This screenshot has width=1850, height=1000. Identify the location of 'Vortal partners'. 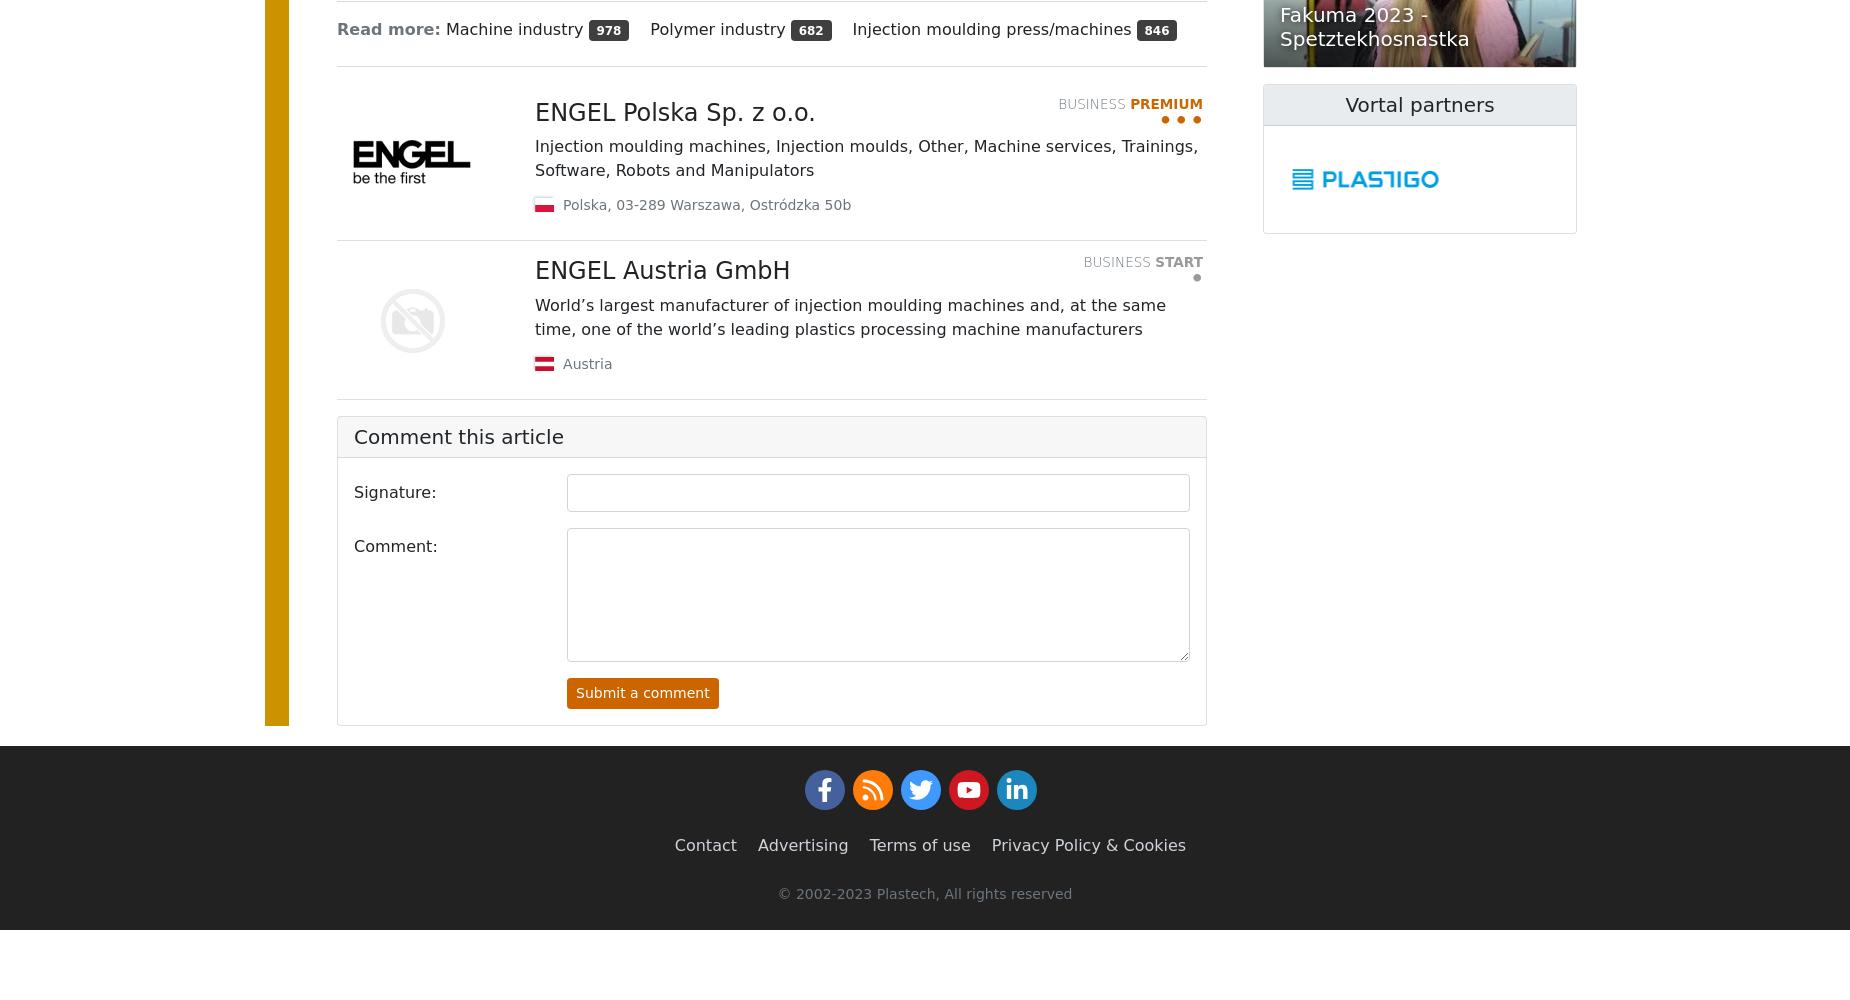
(1419, 104).